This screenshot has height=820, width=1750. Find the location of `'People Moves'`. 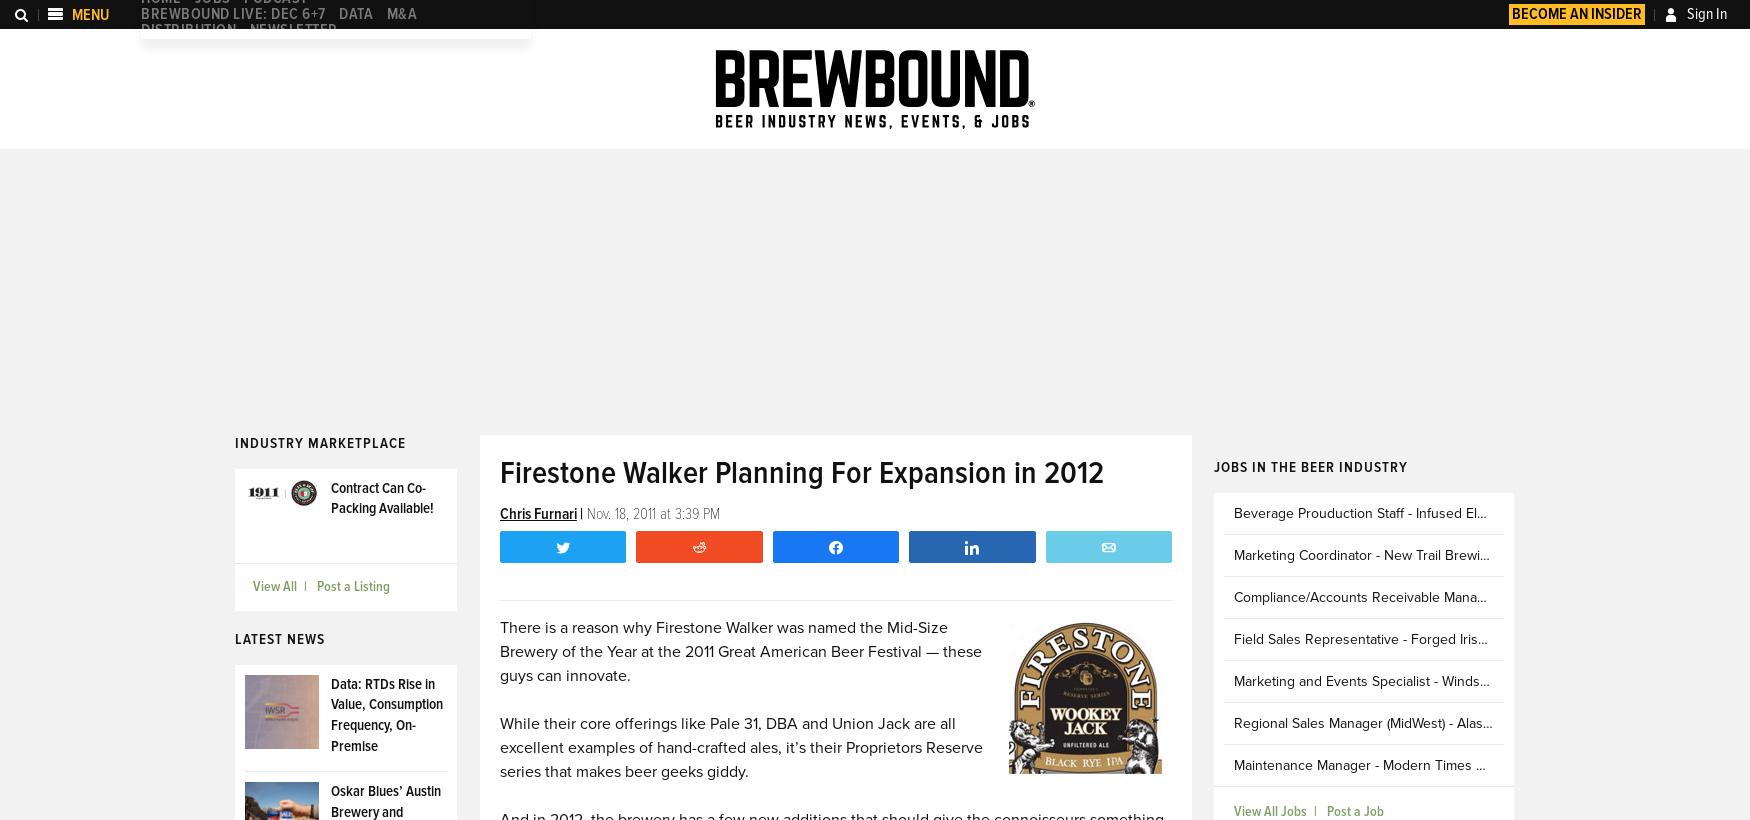

'People Moves' is located at coordinates (14, 528).